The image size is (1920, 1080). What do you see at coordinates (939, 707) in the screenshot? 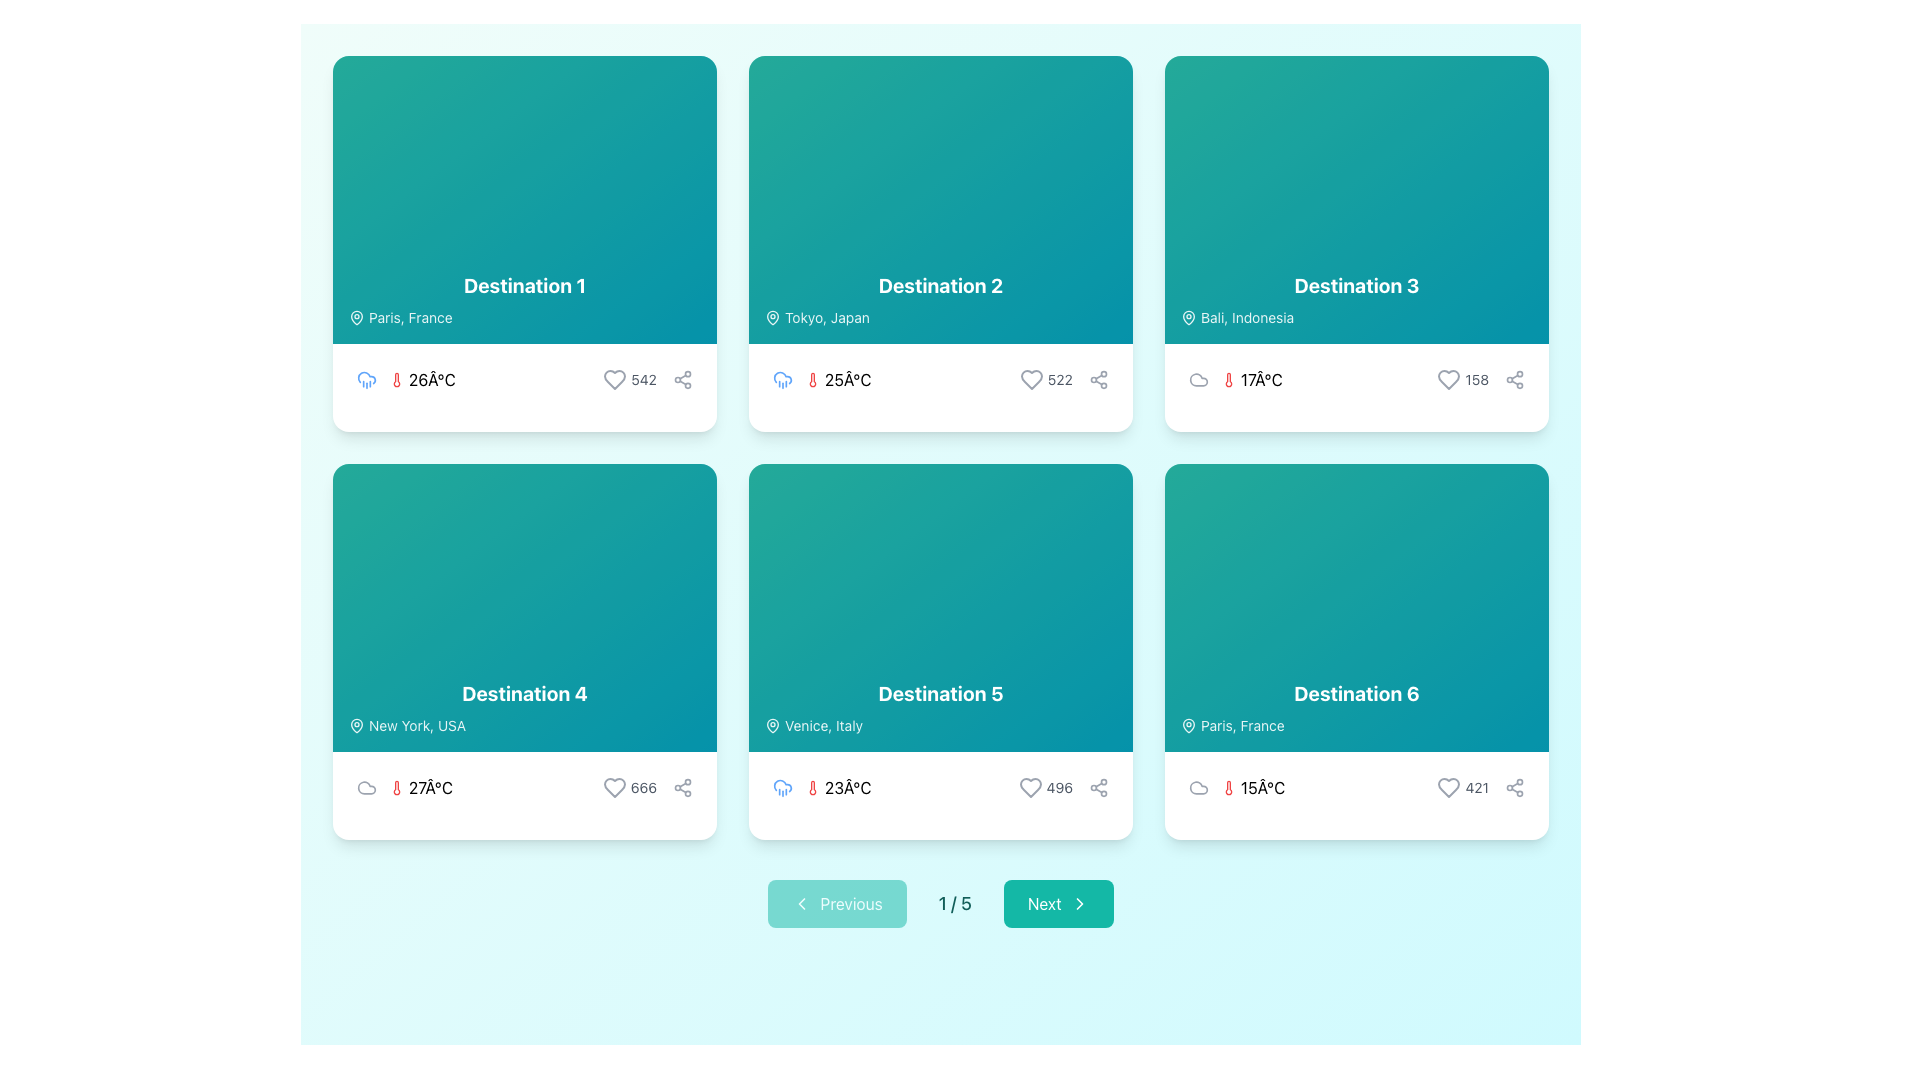
I see `text information from the Text block with embedded icon located at the center of the 'Destination 5' card in the middle column of the second row` at bounding box center [939, 707].